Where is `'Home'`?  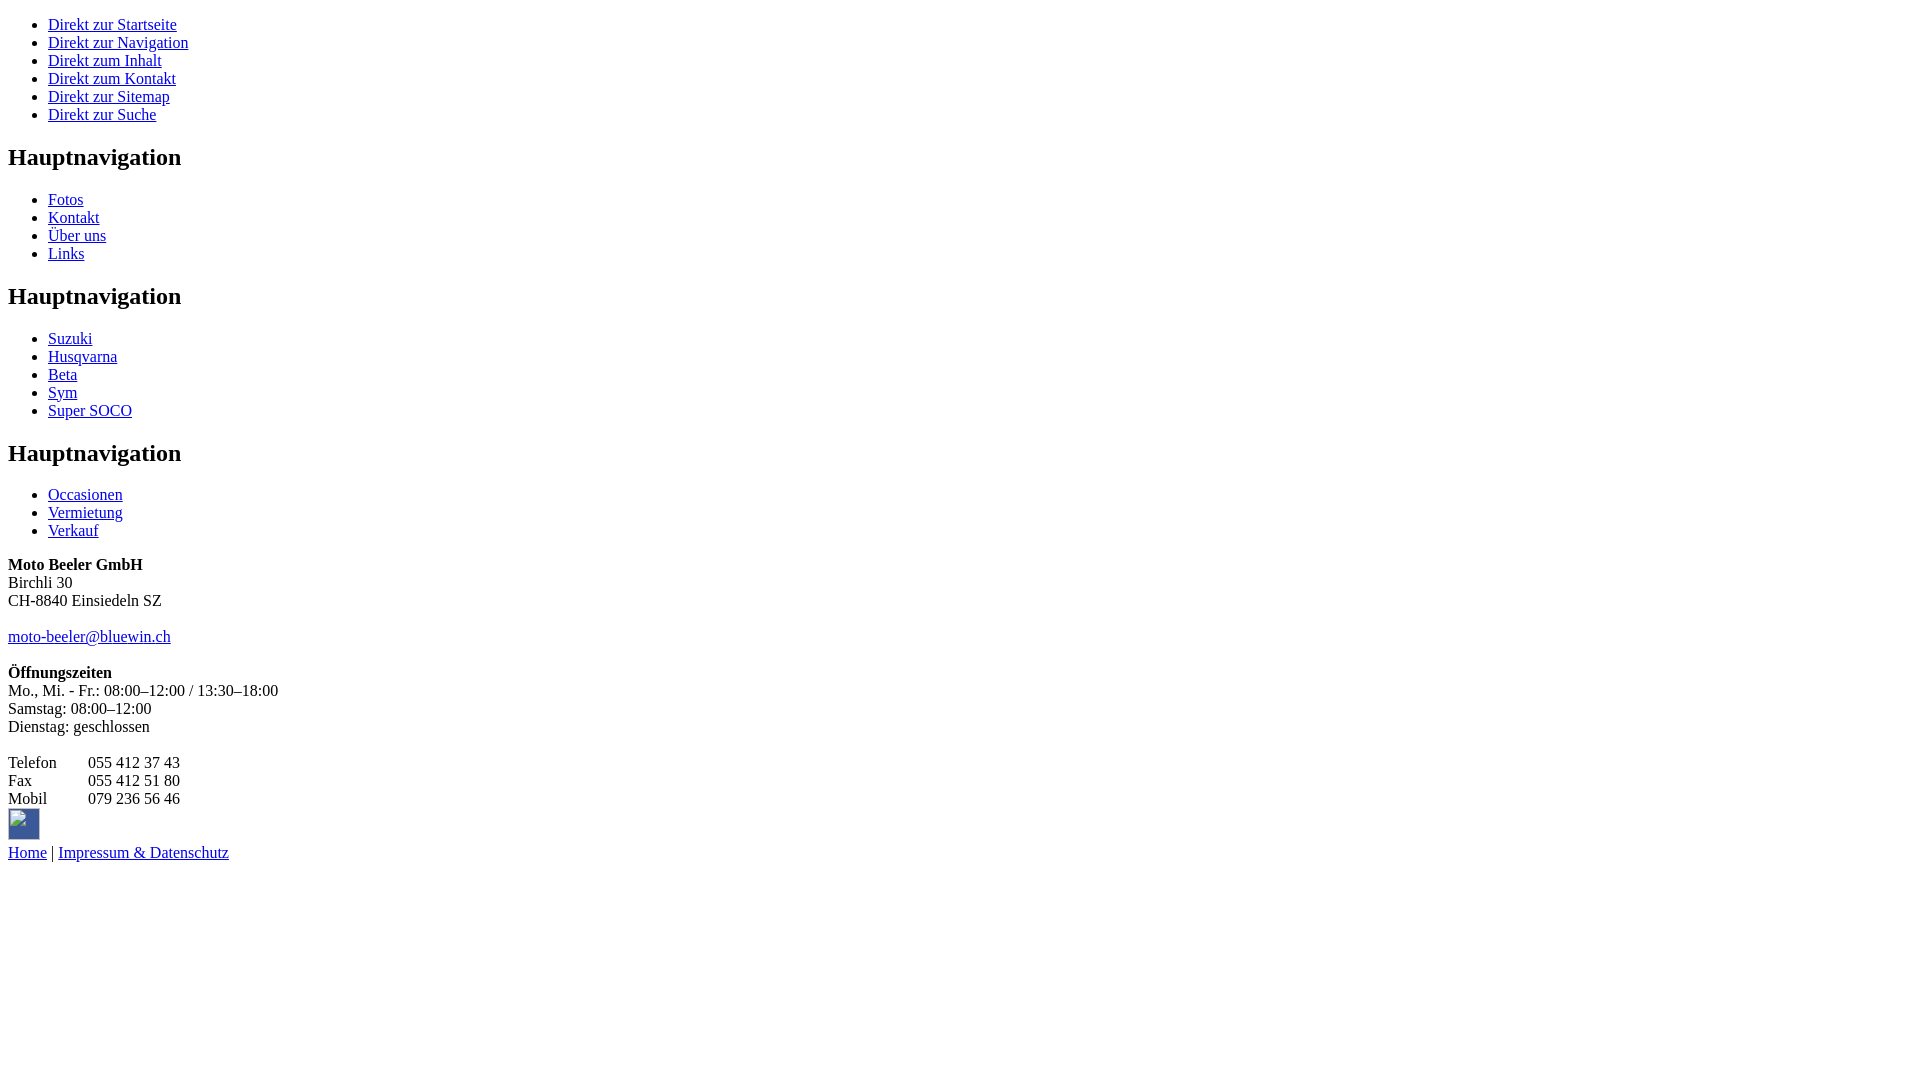
'Home' is located at coordinates (27, 852).